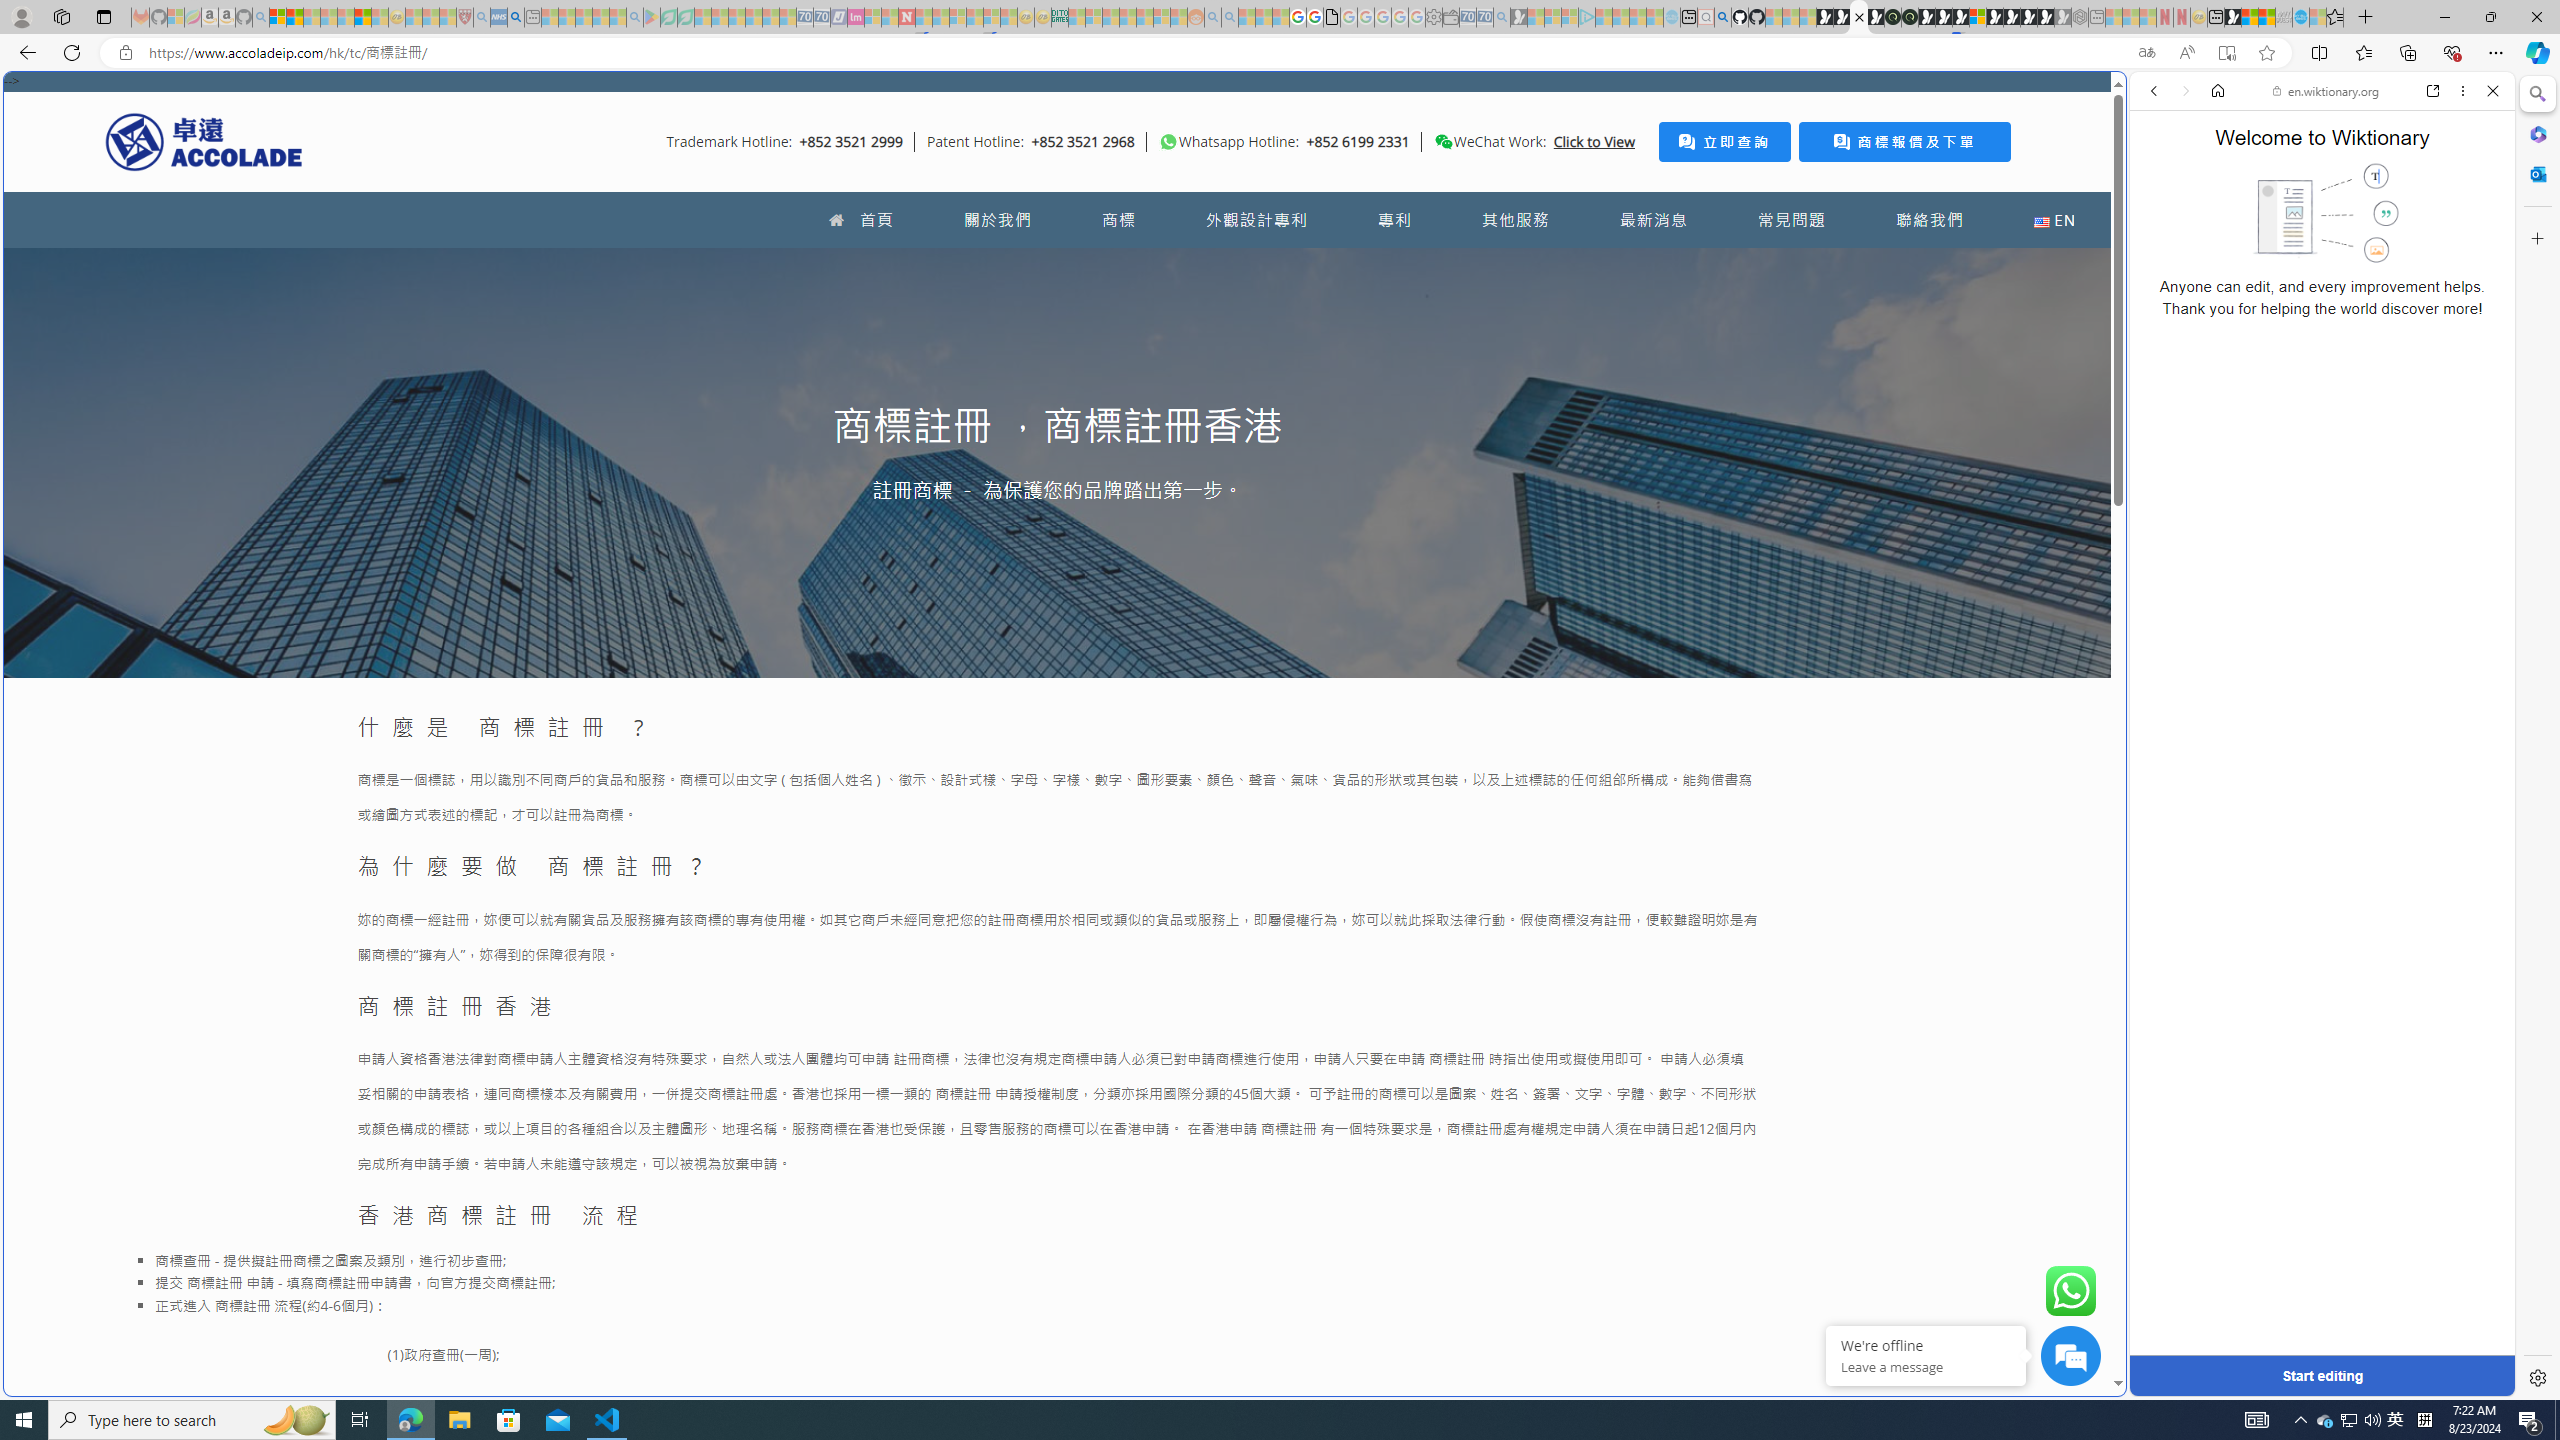  Describe the element at coordinates (346, 16) in the screenshot. I see `'New Report Confirms 2023 Was Record Hot | Watch - Sleeping'` at that location.